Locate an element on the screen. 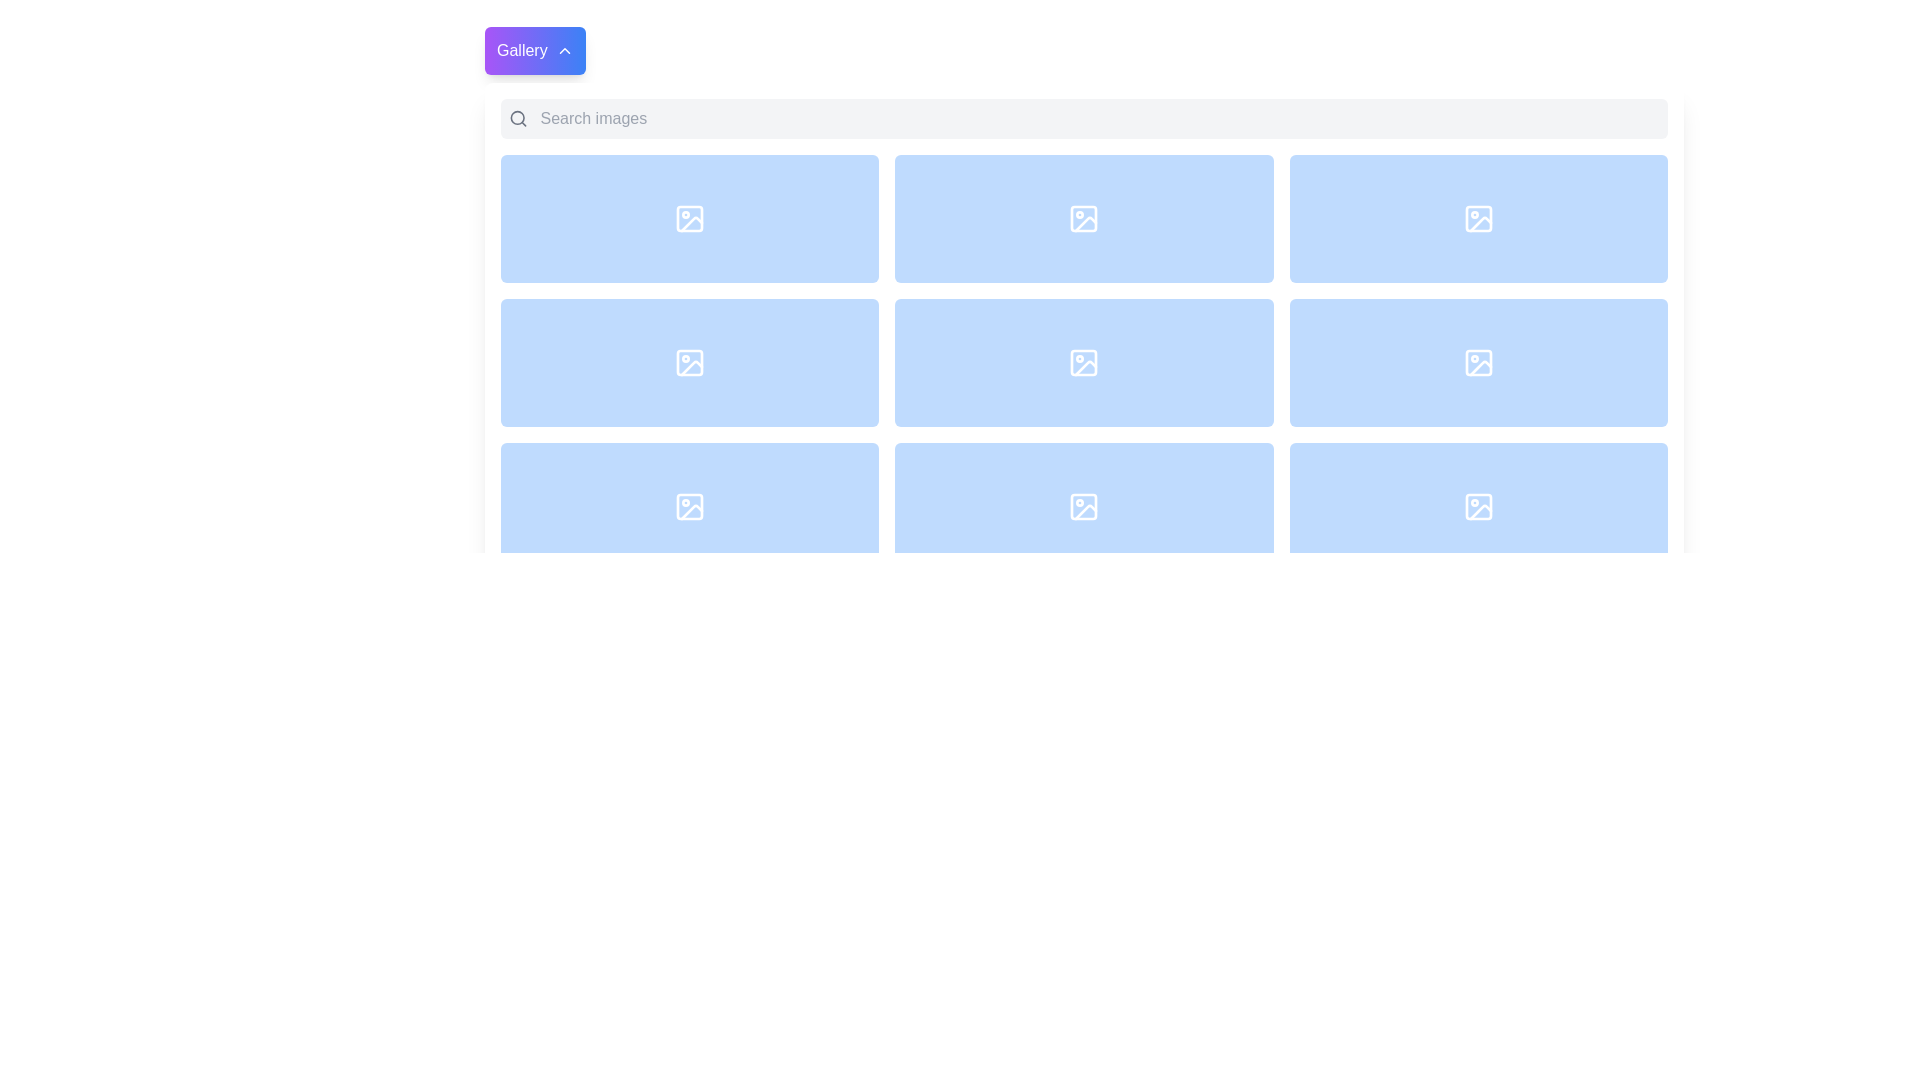 This screenshot has width=1920, height=1080. the decorative SVG component that is part of the image placeholder icon located in the fourth column and third row of the grid layout is located at coordinates (690, 505).